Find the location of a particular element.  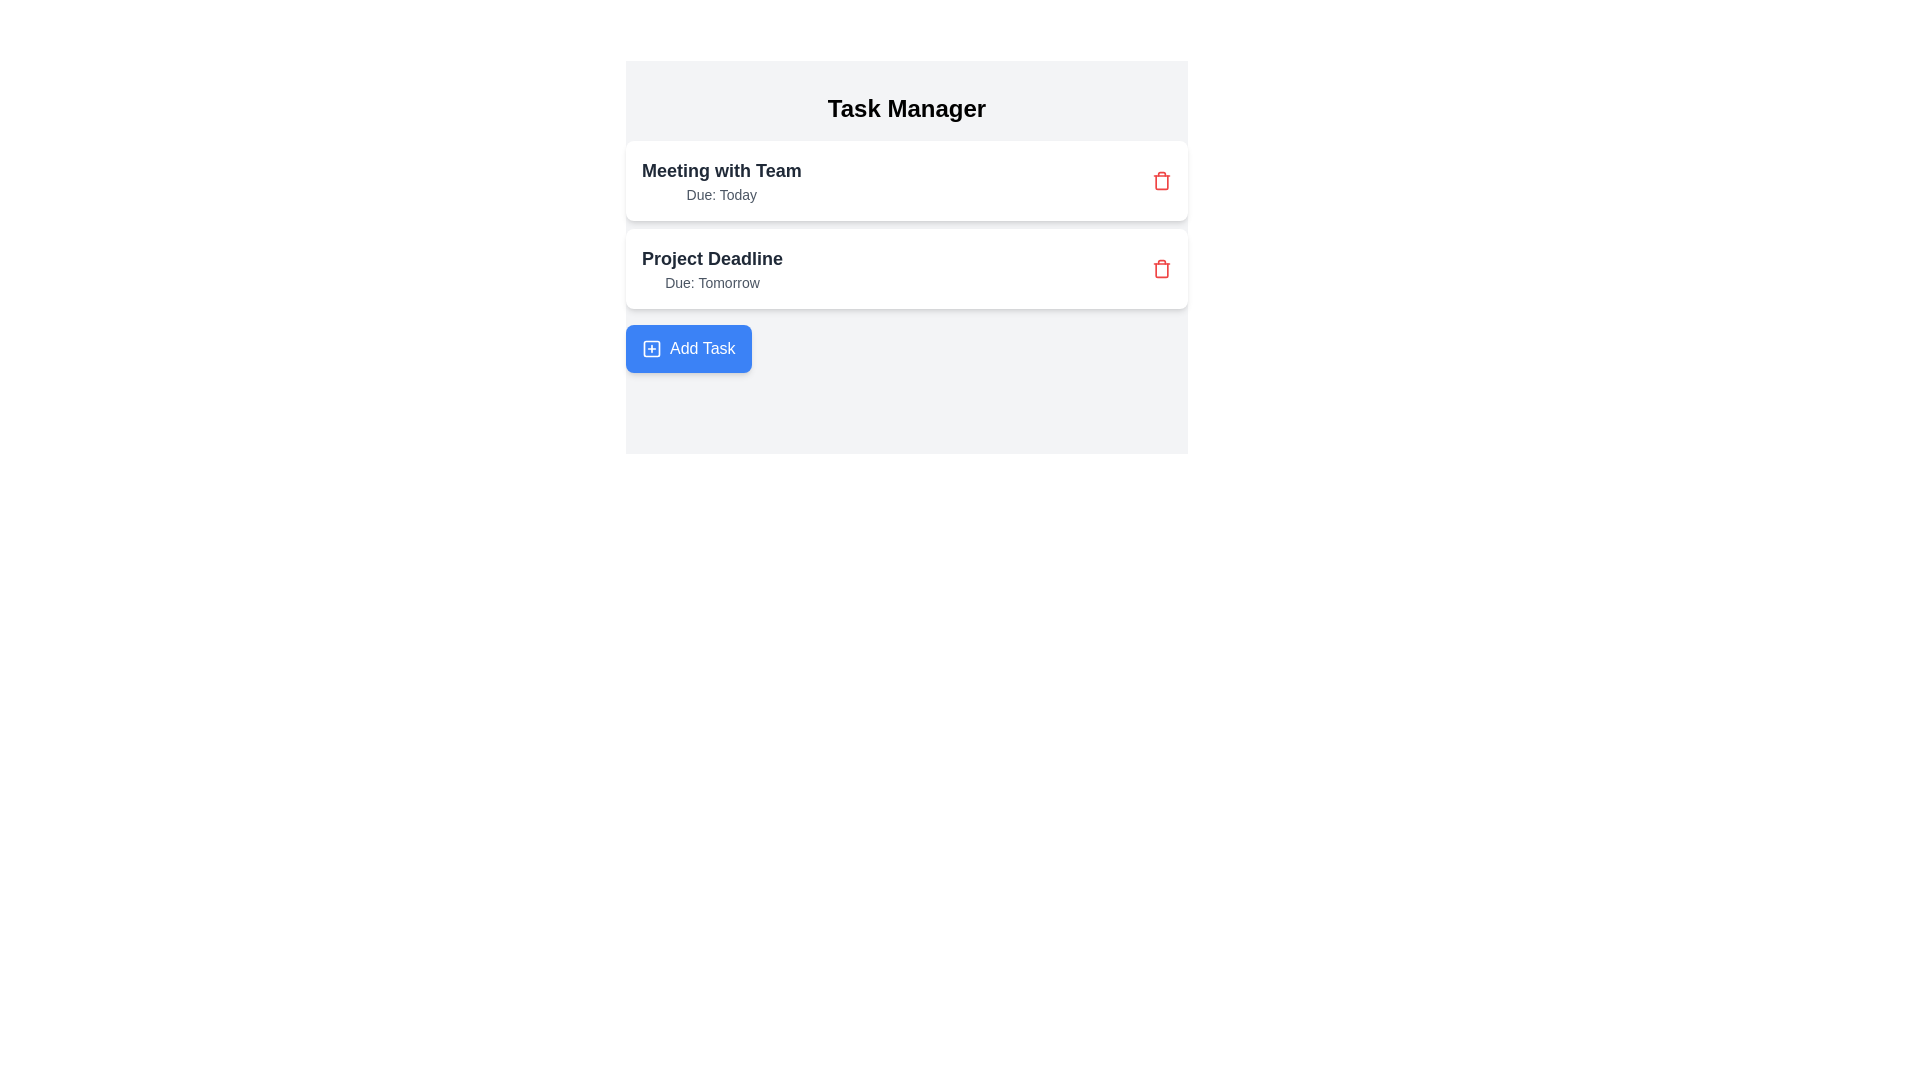

the first task item titled 'Meeting with Team' in the task list under the 'Task Manager' heading is located at coordinates (720, 181).